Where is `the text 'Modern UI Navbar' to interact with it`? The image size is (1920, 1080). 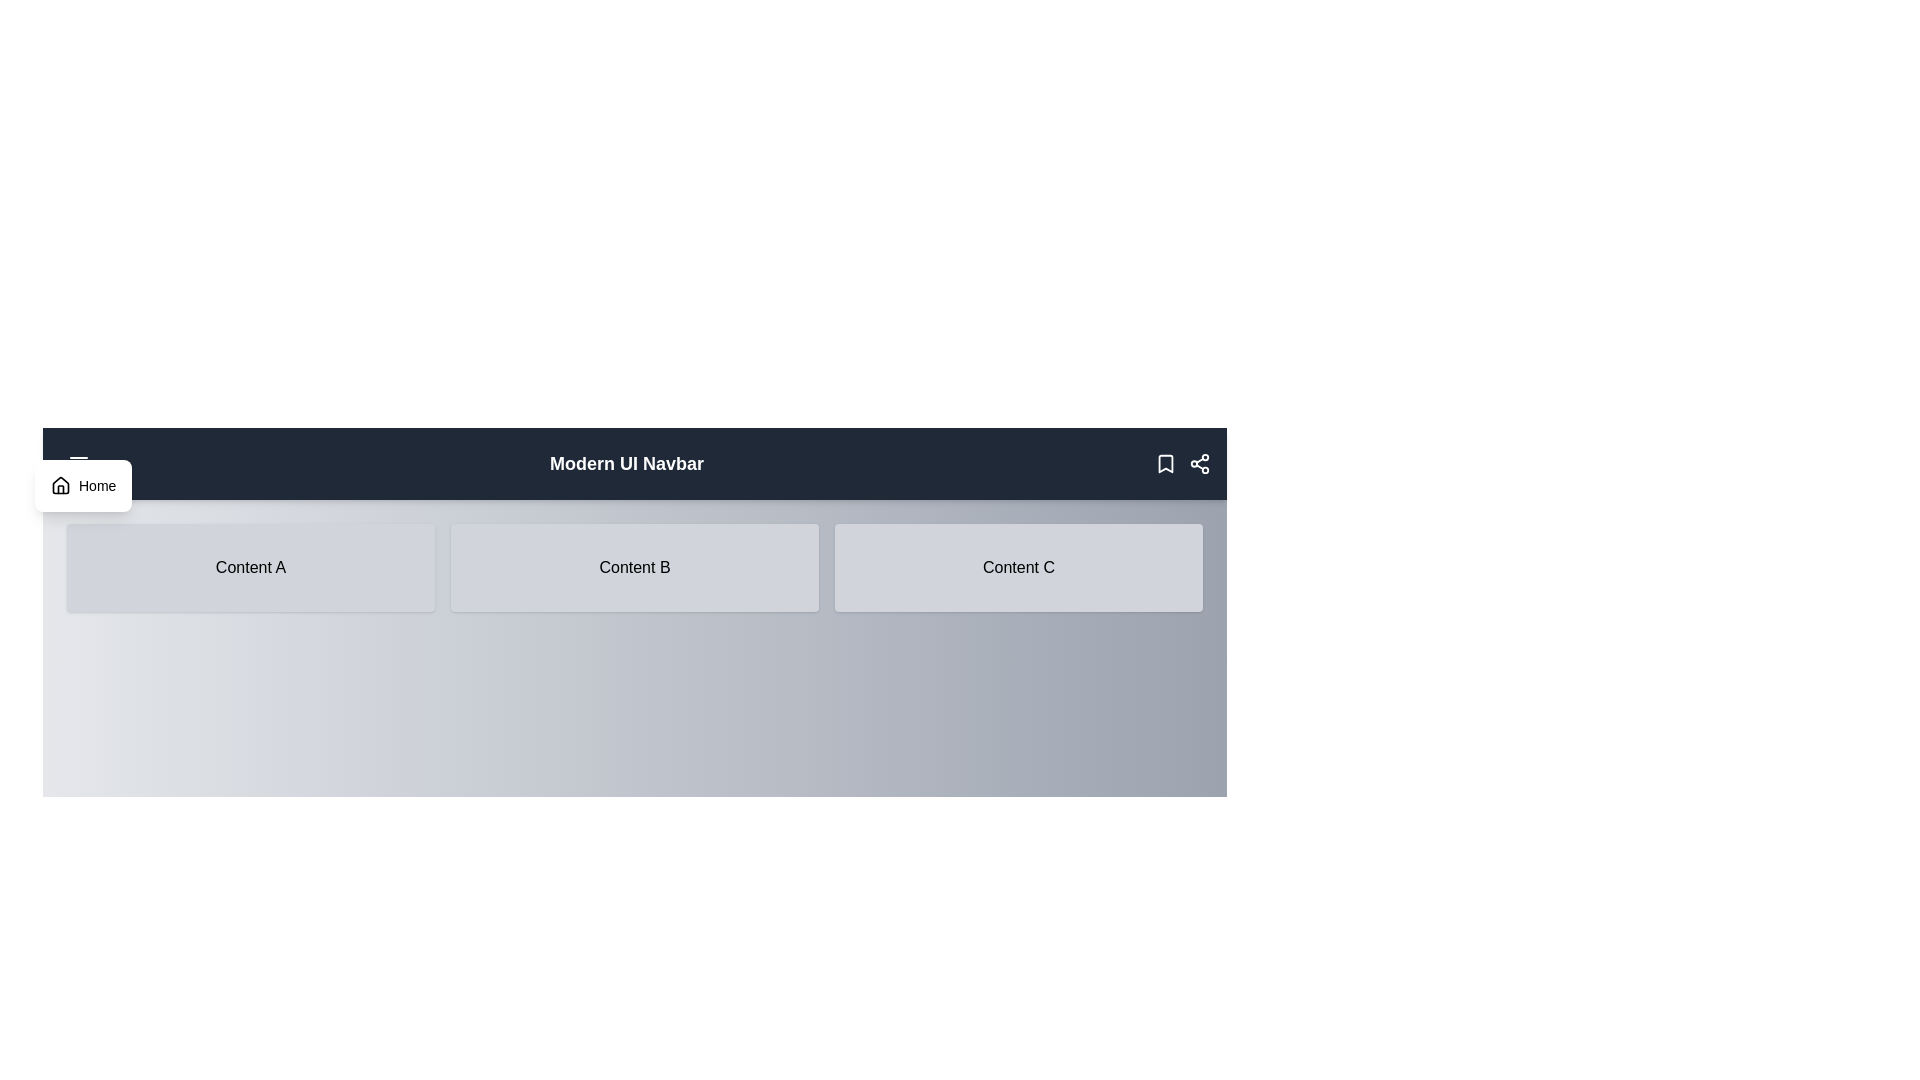
the text 'Modern UI Navbar' to interact with it is located at coordinates (626, 463).